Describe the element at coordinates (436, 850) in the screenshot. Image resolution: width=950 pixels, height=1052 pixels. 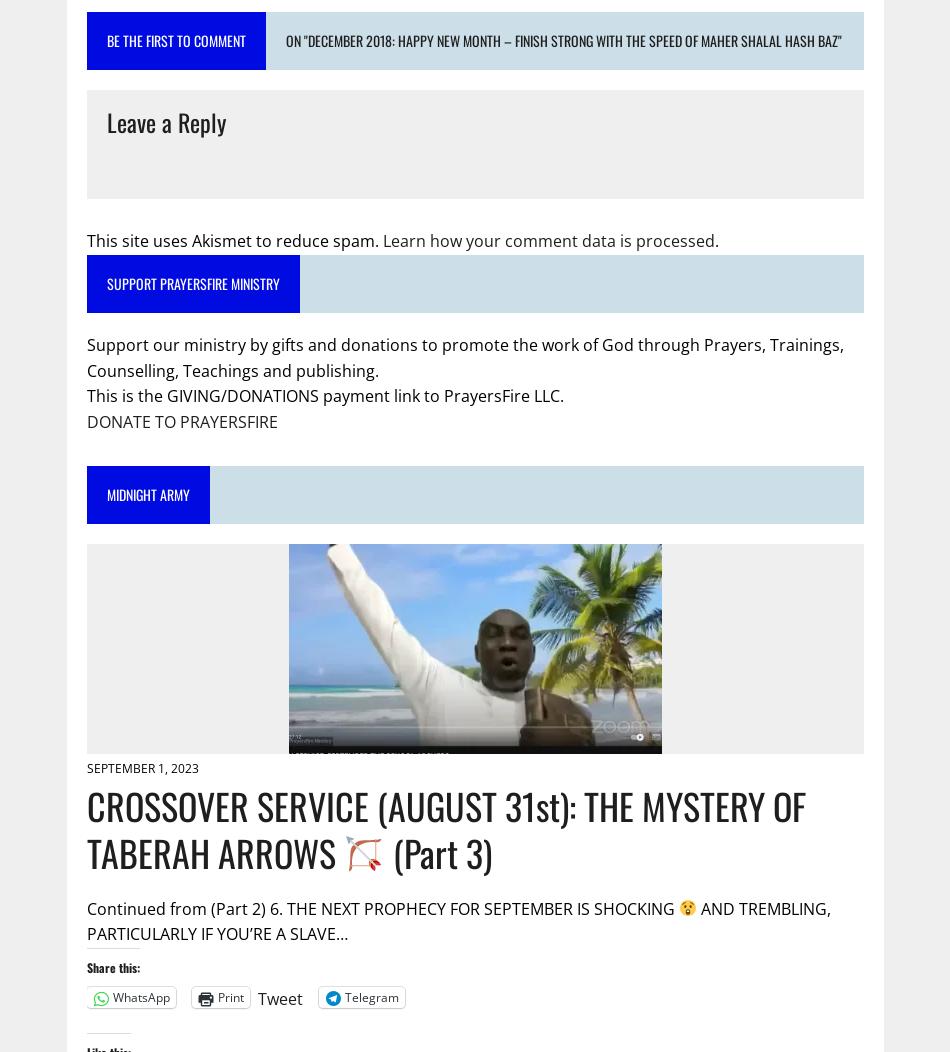
I see `'(Part 3)'` at that location.